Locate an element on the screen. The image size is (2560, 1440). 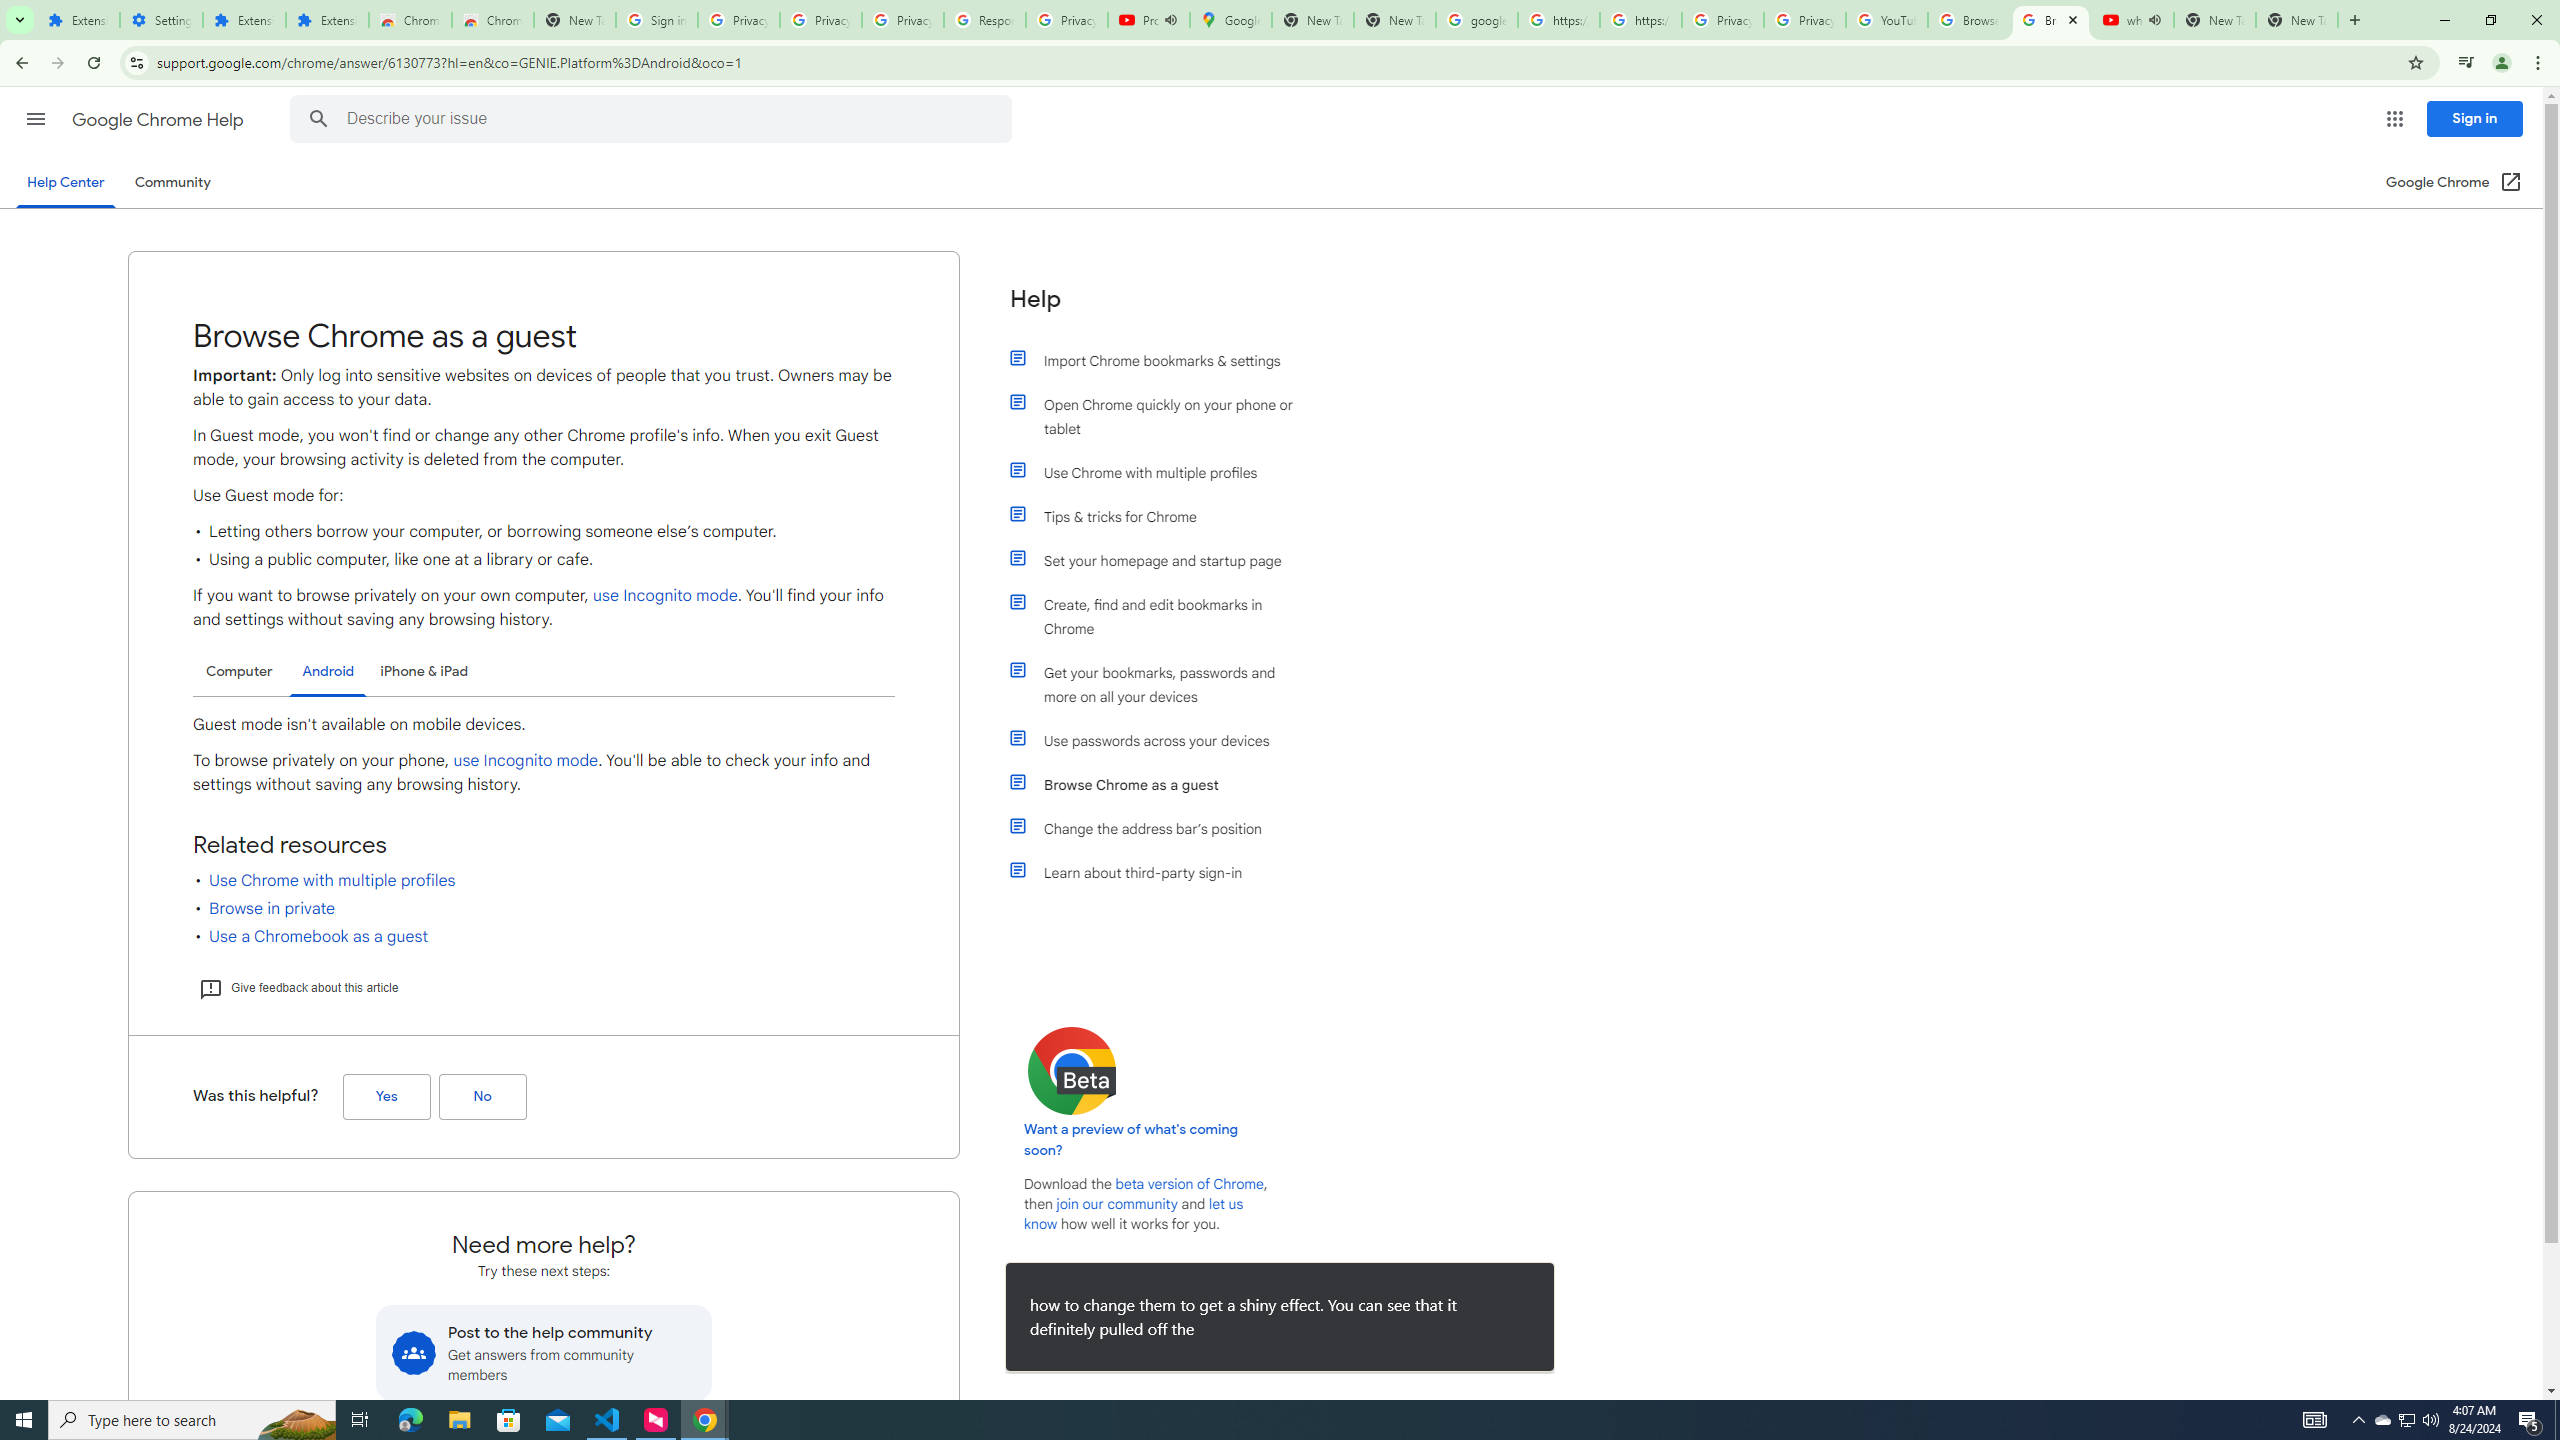
'Open Chrome quickly on your phone or tablet' is located at coordinates (1162, 415).